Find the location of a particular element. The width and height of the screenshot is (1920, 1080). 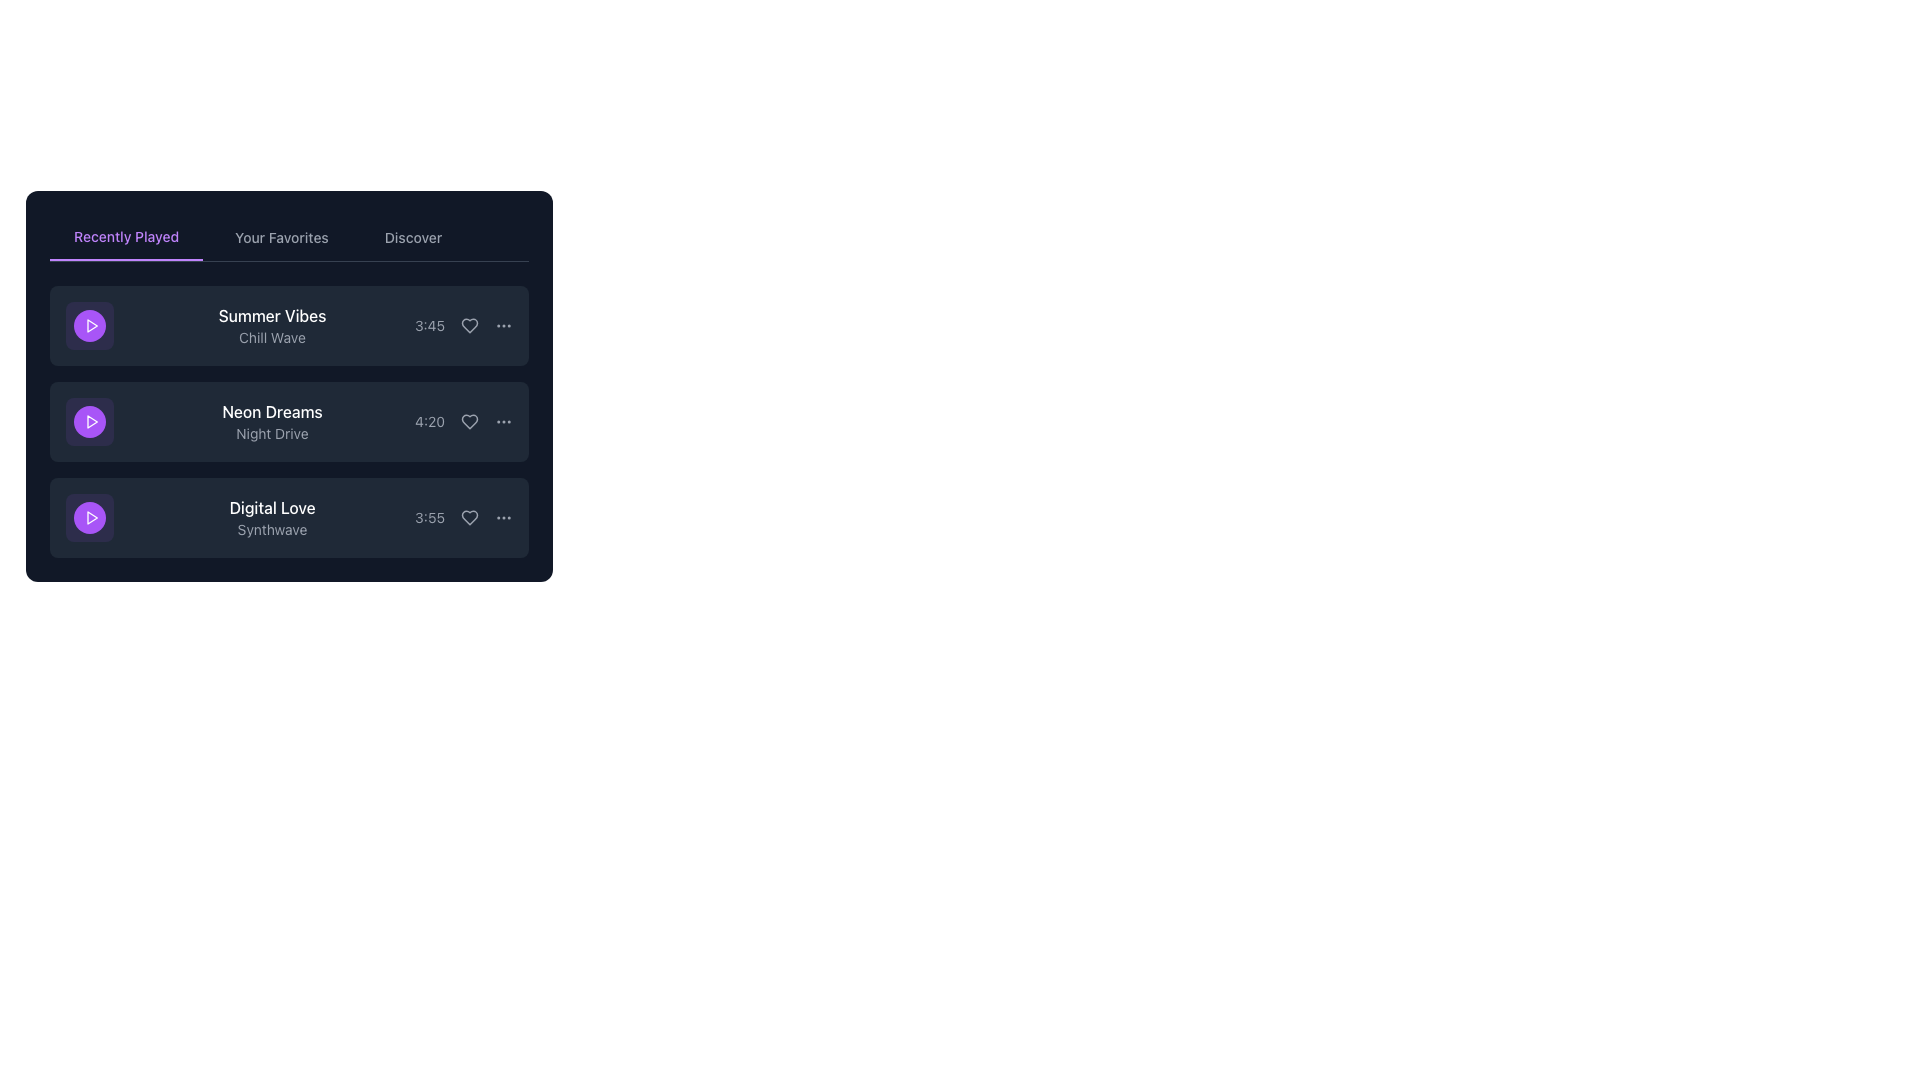

the text label indicating the genre of the song 'Synthwave' located in the third row of the playlist section, directly below the title 'Digital Love' is located at coordinates (271, 528).